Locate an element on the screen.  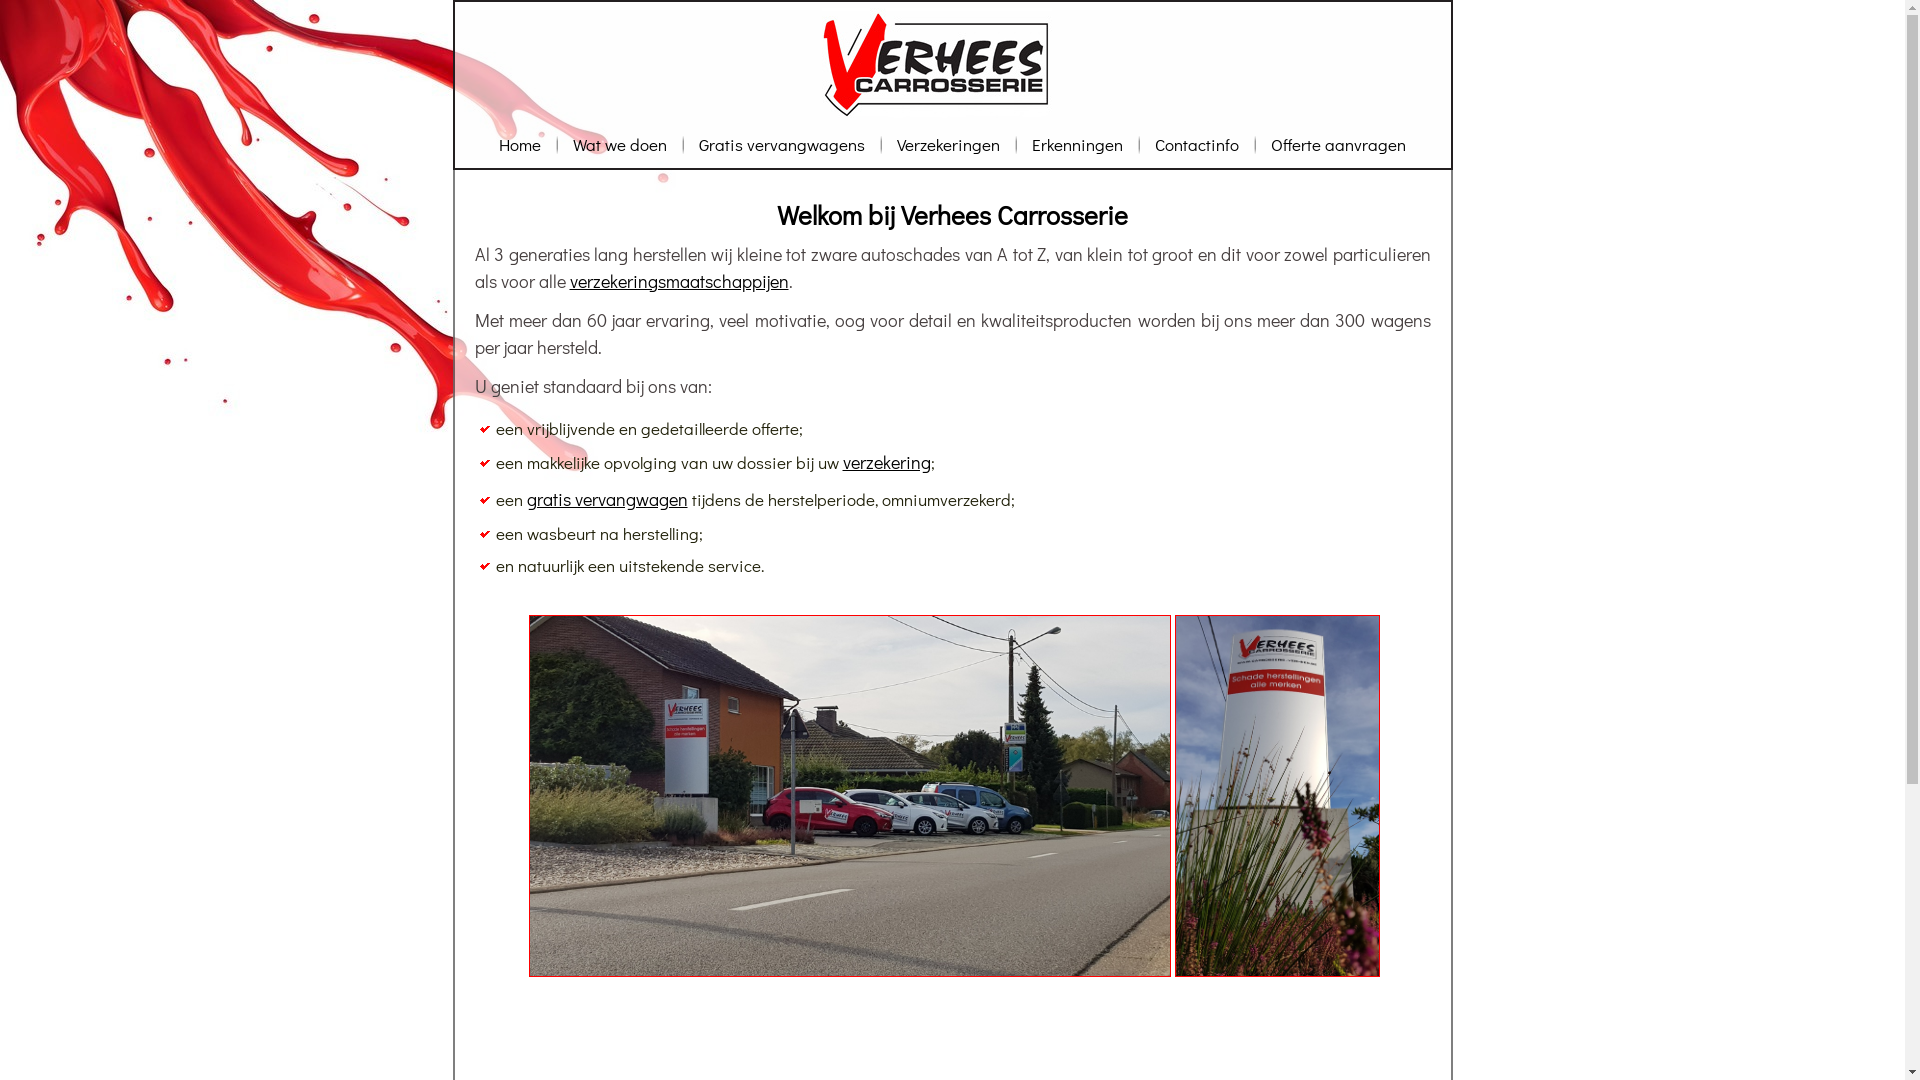
'verzekeringsmaatschappijen' is located at coordinates (679, 281).